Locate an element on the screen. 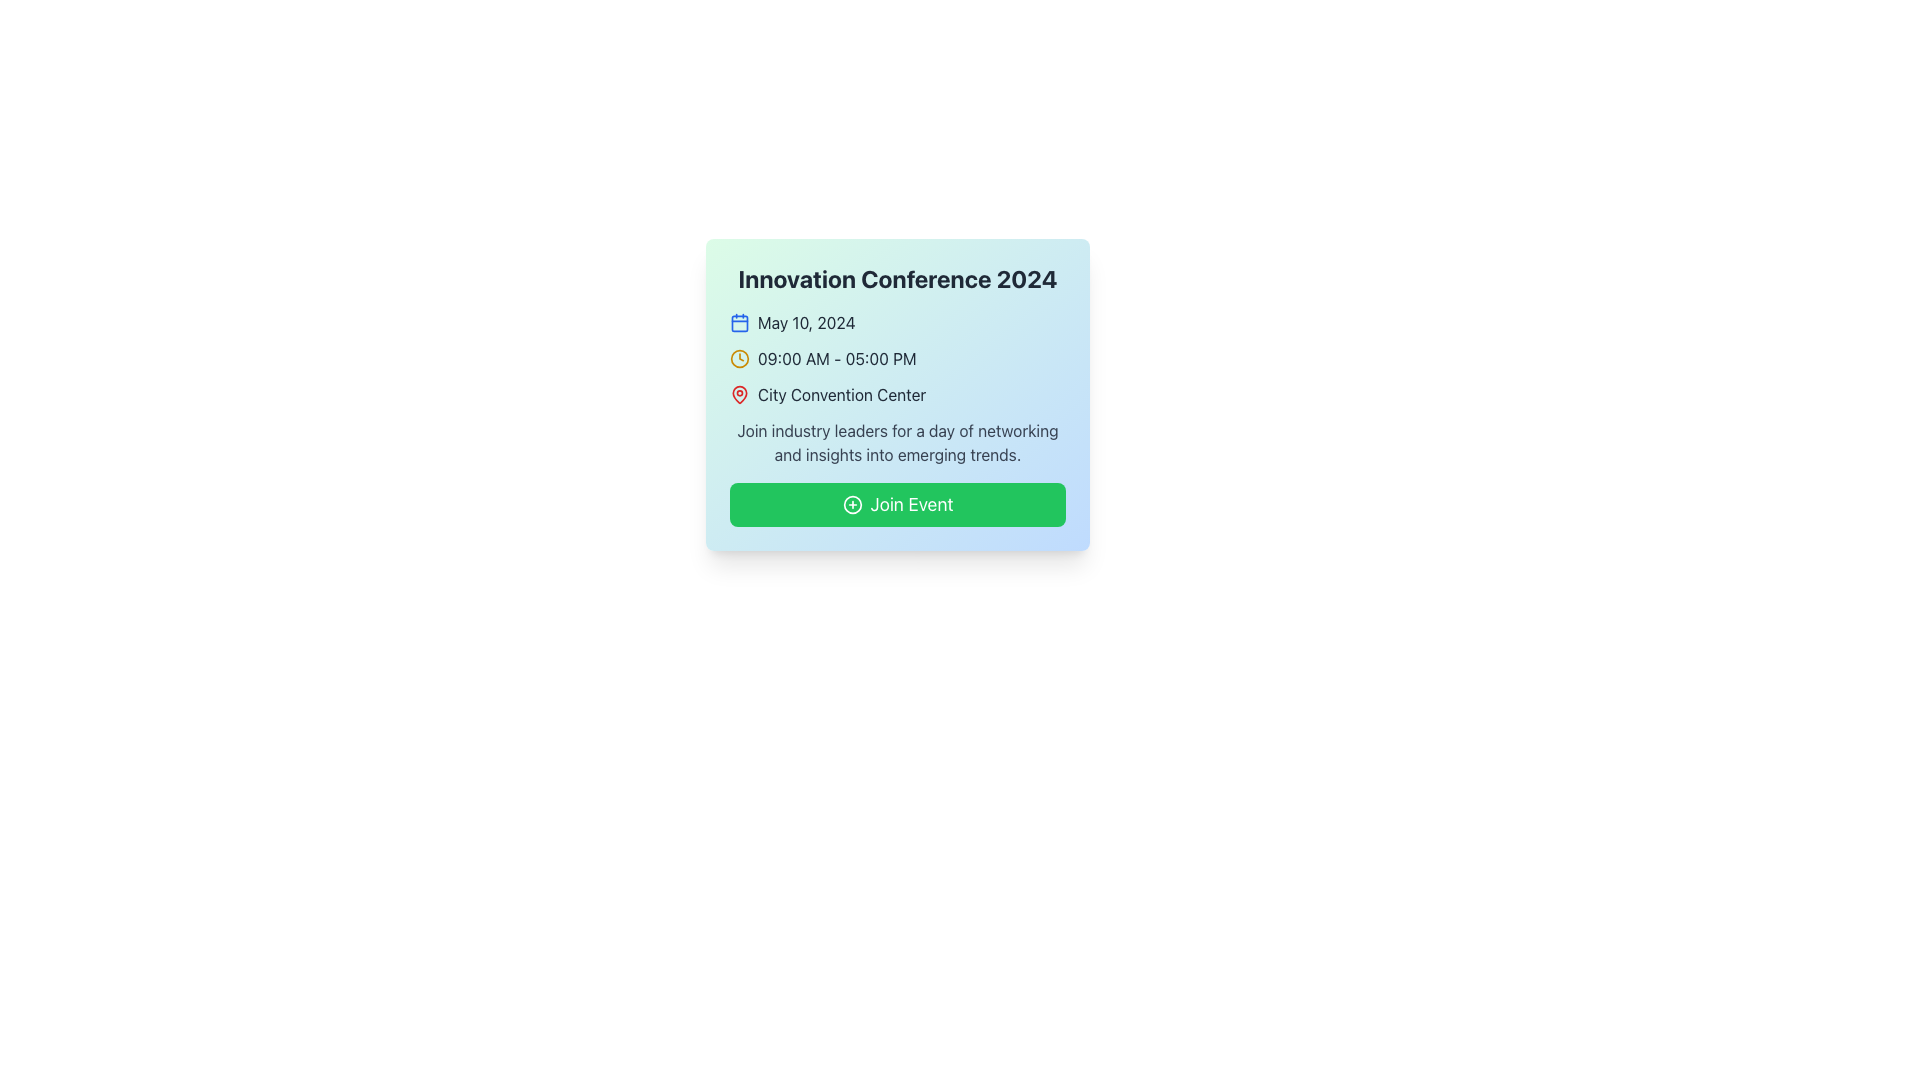 This screenshot has width=1920, height=1080. the Text Label that displays the event location, positioned below the time information and above the paragraph description, to potentially trigger additional location-related actions is located at coordinates (842, 394).